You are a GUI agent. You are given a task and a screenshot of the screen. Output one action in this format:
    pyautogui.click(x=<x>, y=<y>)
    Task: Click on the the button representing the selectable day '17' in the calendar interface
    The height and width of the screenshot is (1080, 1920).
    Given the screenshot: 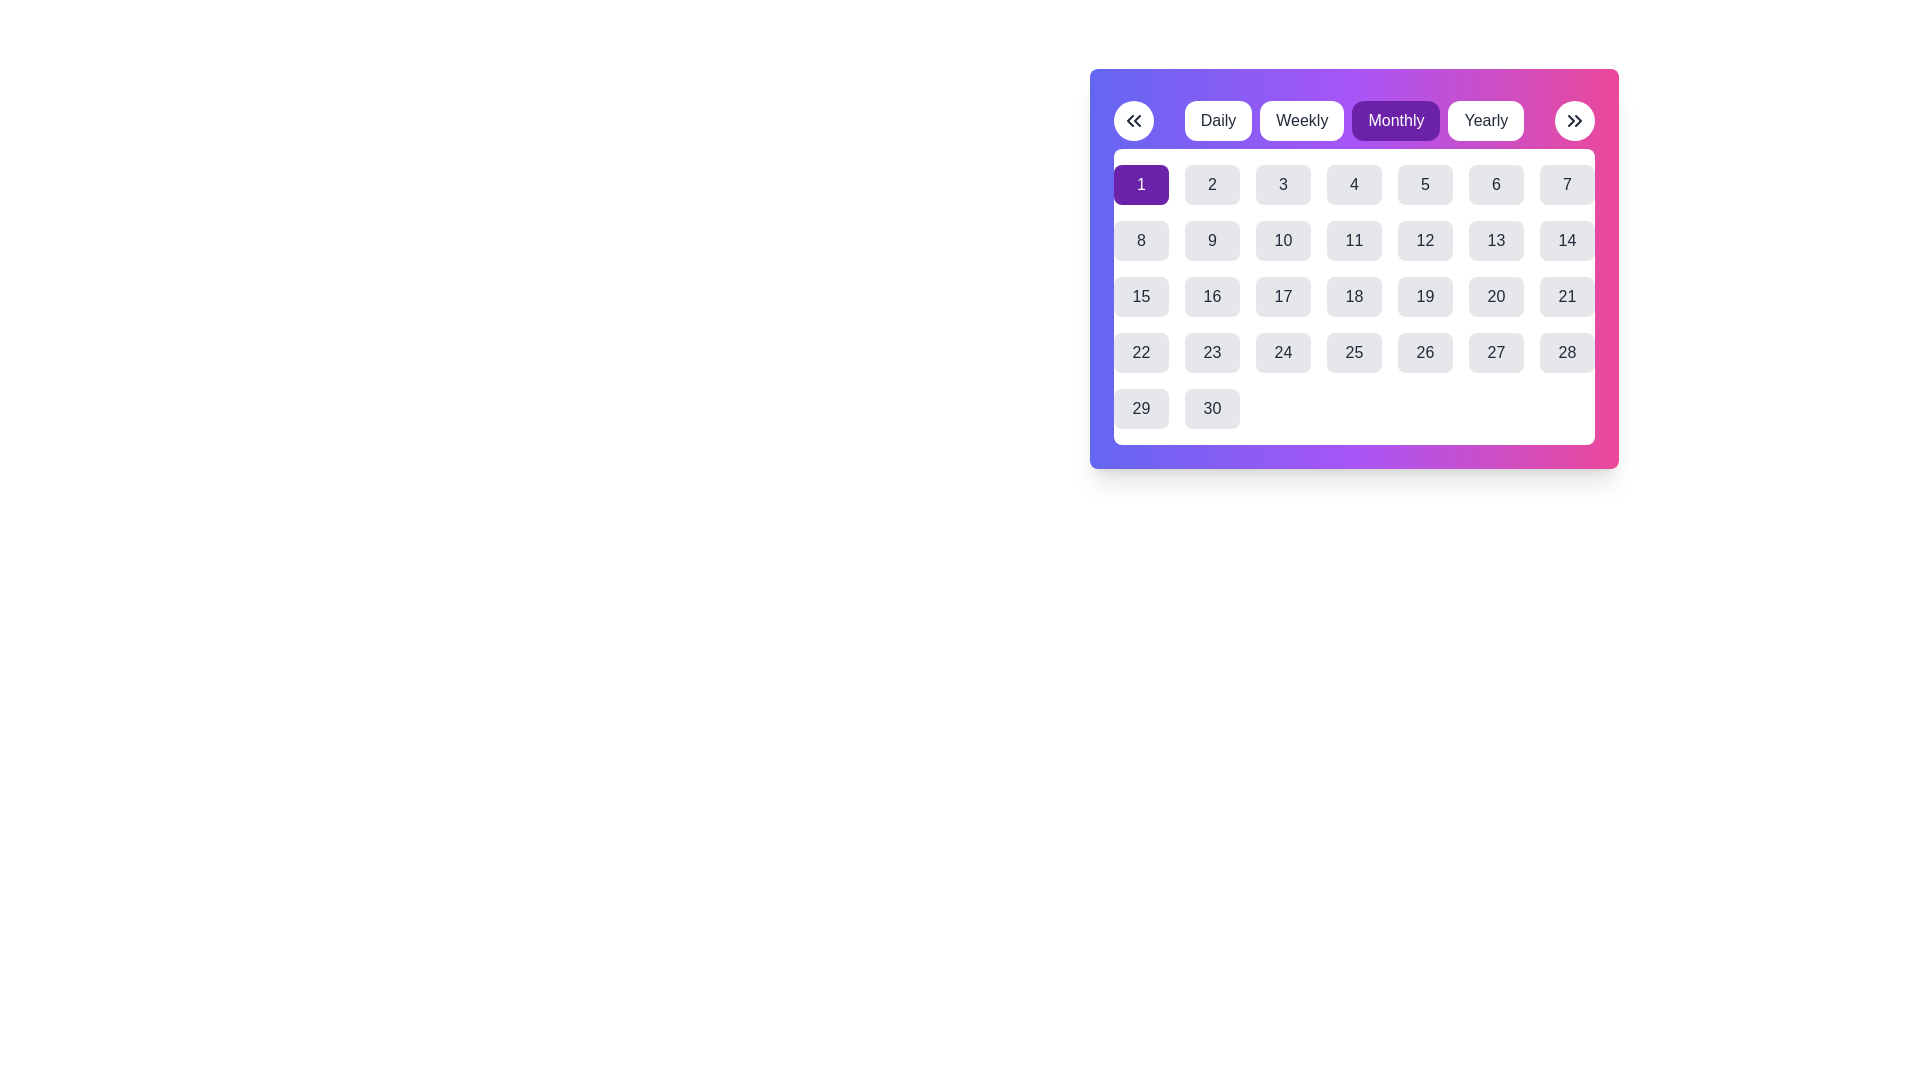 What is the action you would take?
    pyautogui.click(x=1283, y=297)
    